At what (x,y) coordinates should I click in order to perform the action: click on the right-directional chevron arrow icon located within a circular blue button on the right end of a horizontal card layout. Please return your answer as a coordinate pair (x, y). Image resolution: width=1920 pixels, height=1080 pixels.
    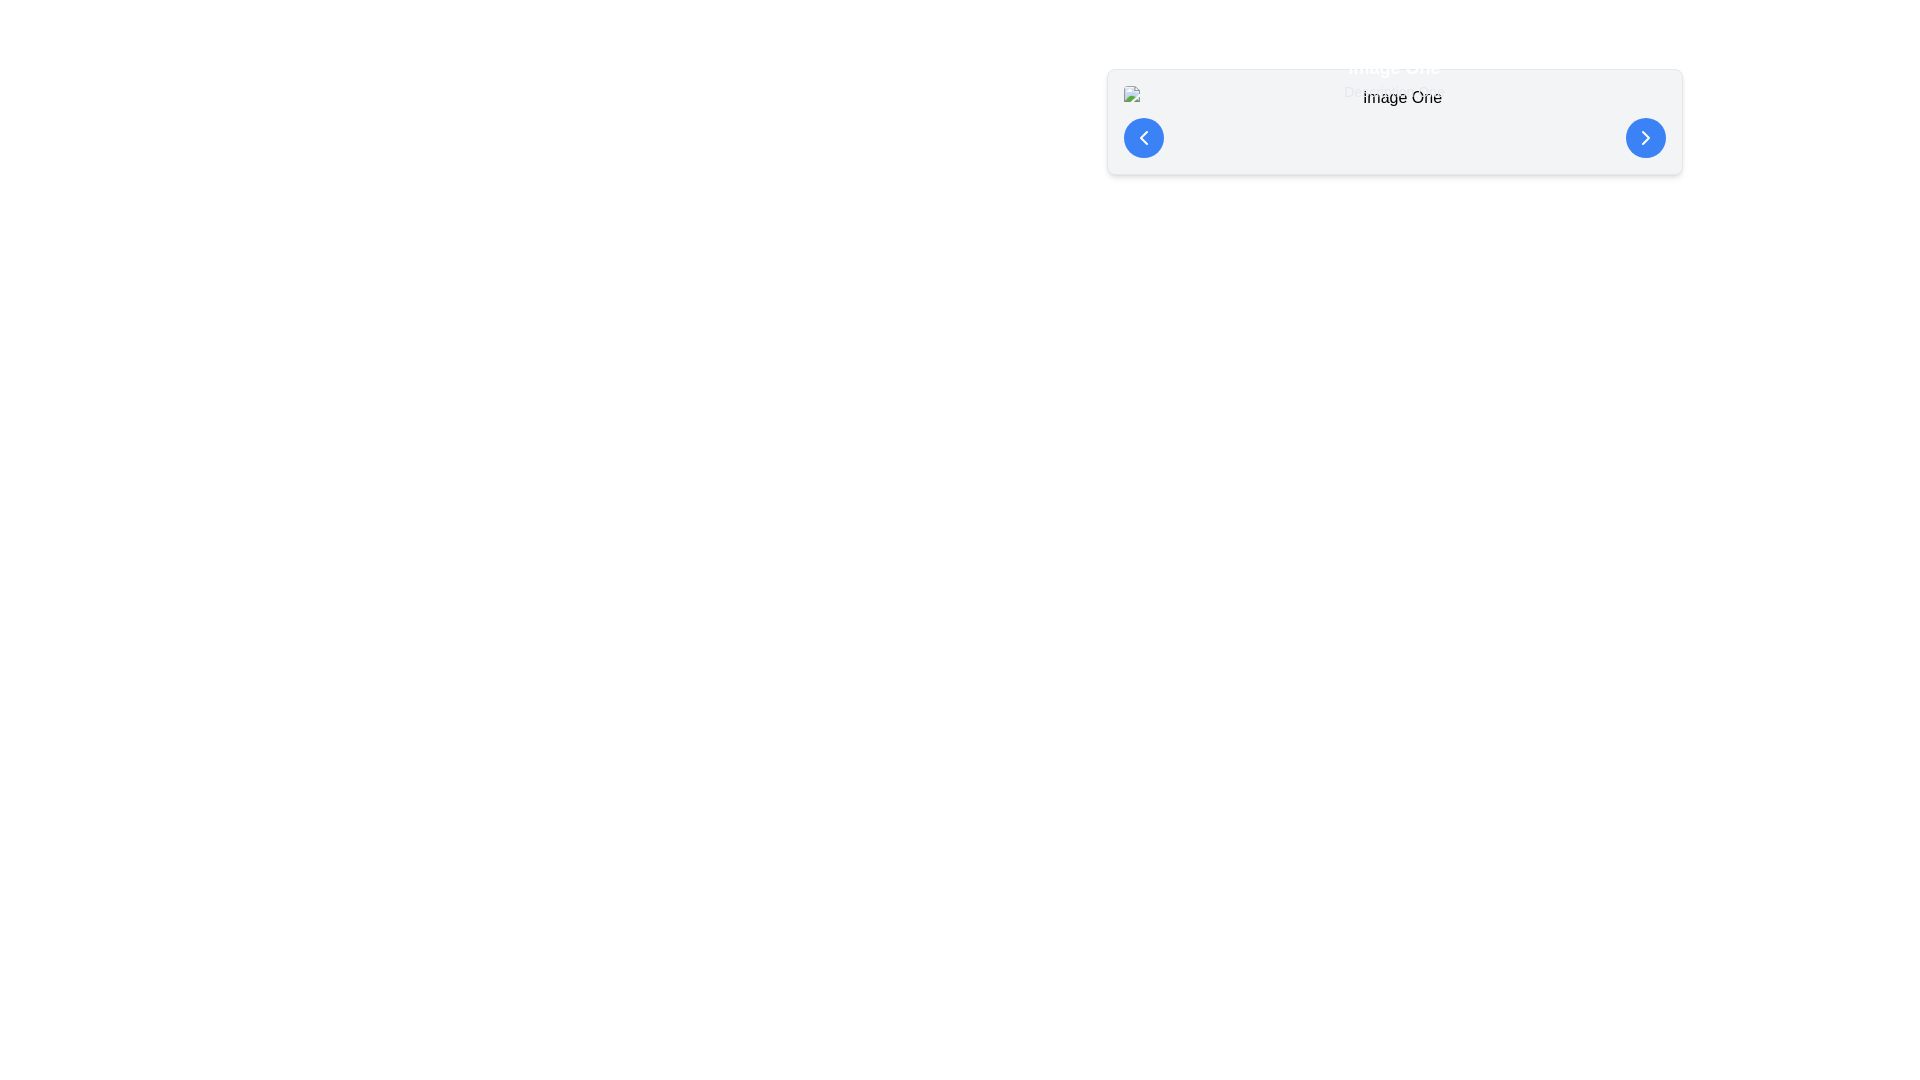
    Looking at the image, I should click on (1645, 137).